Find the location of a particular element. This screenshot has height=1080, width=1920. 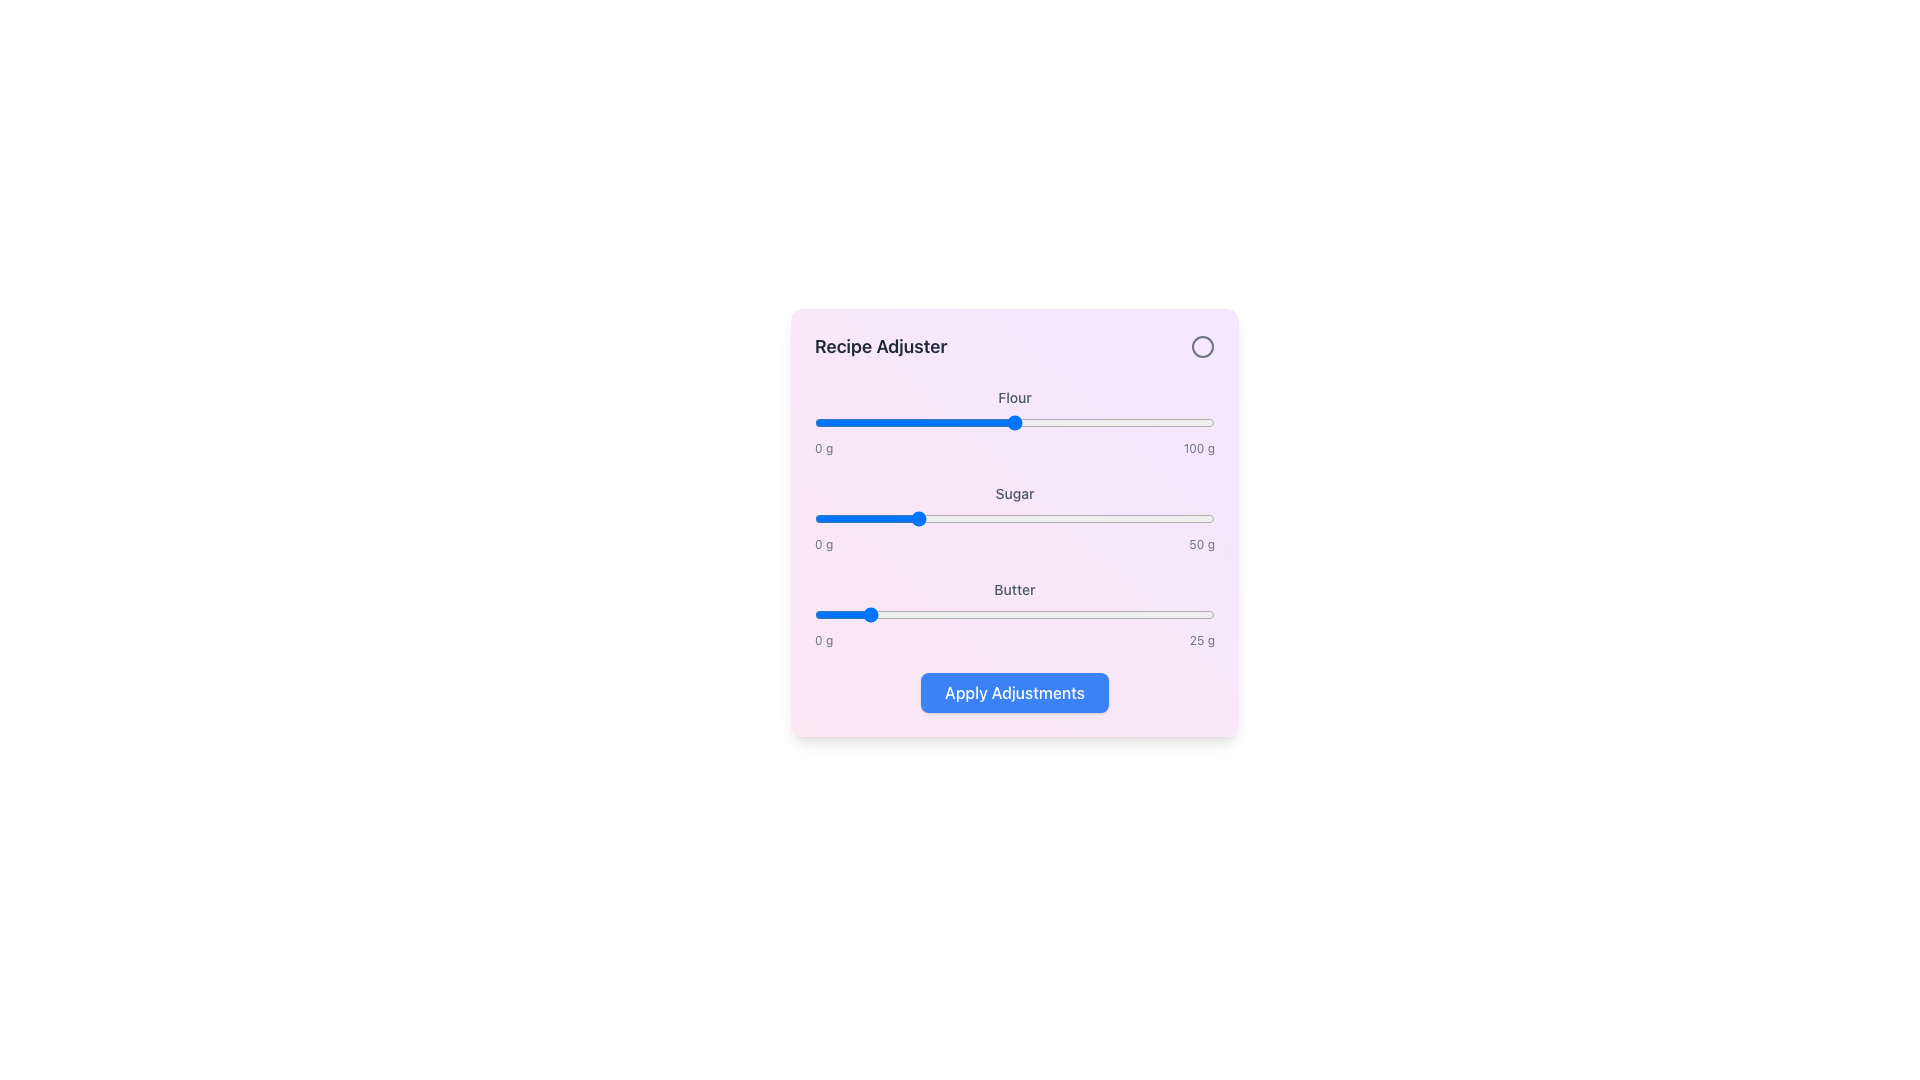

sugar slider is located at coordinates (887, 518).